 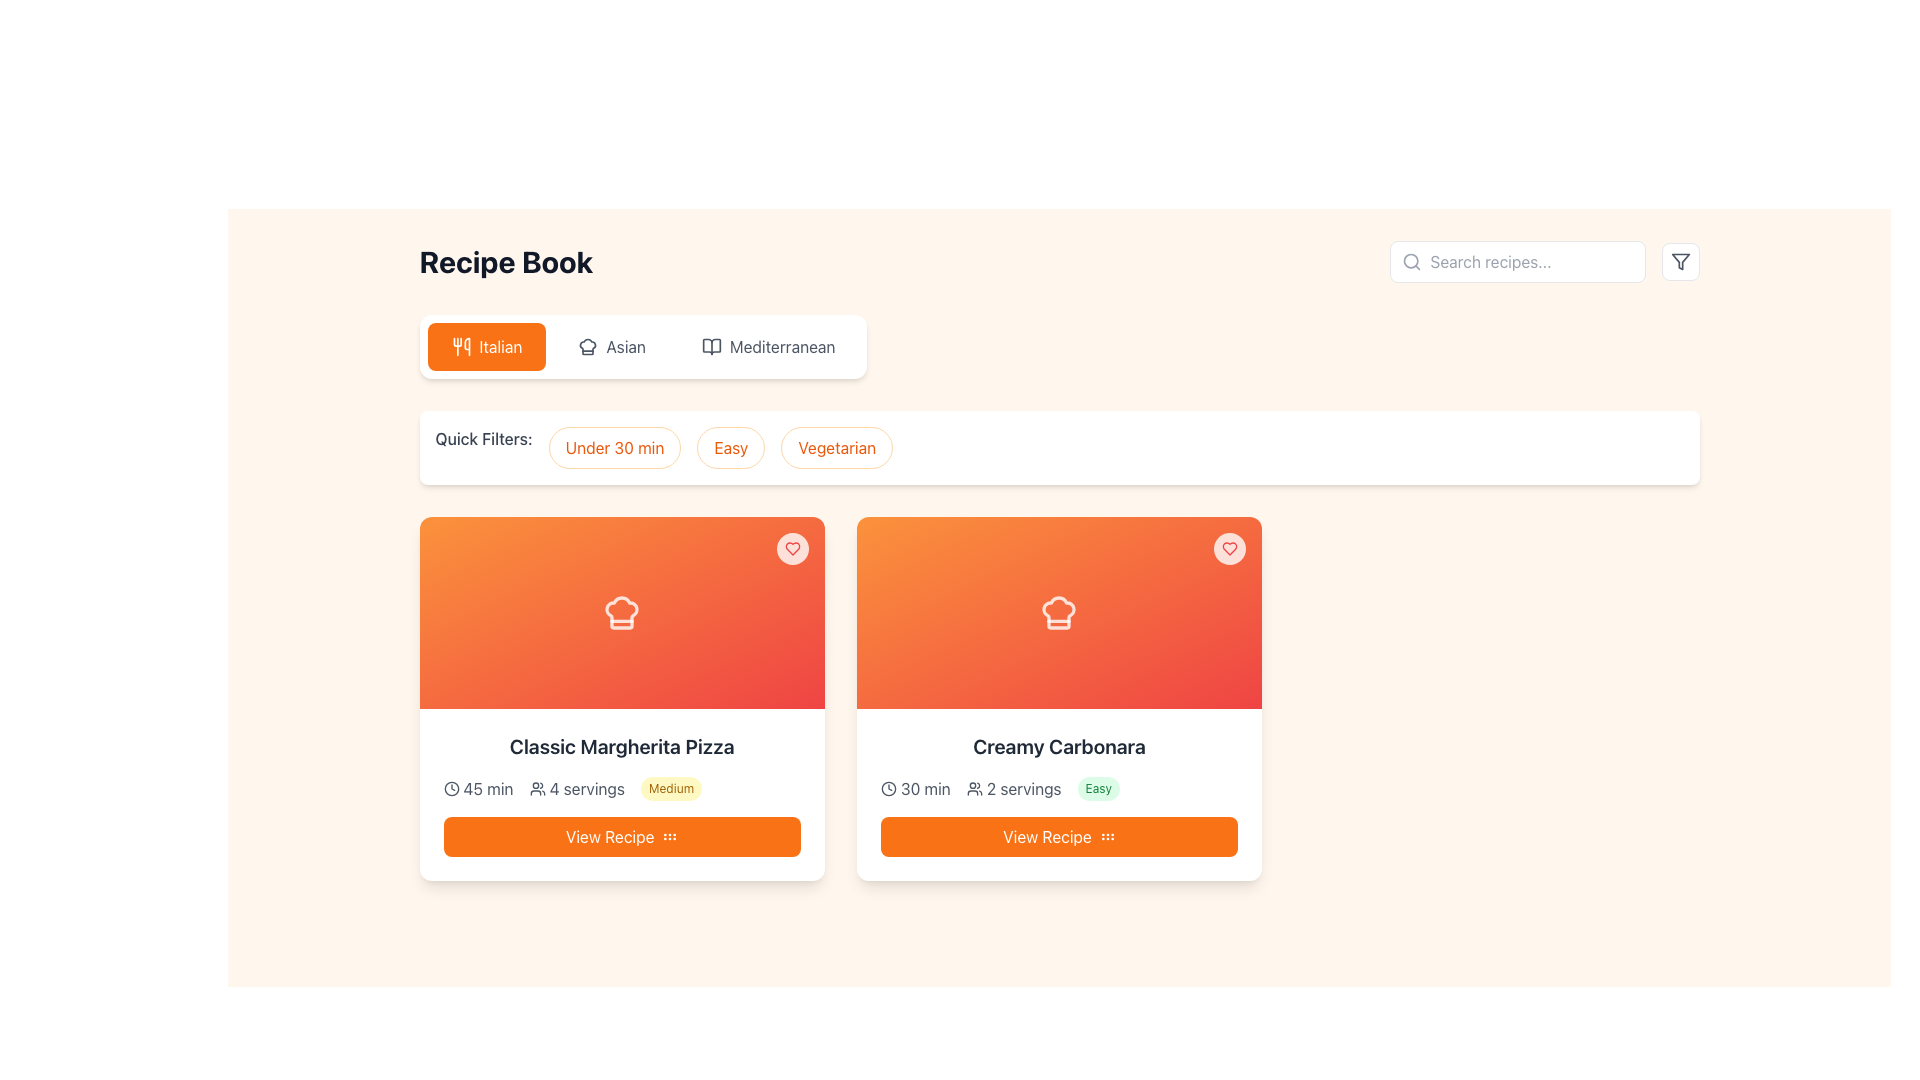 What do you see at coordinates (1097, 788) in the screenshot?
I see `the difficulty level badge indicating the recipe's ease of preparation for 'Creamy Carbonara', located at the bottom-right section of the recipe card` at bounding box center [1097, 788].